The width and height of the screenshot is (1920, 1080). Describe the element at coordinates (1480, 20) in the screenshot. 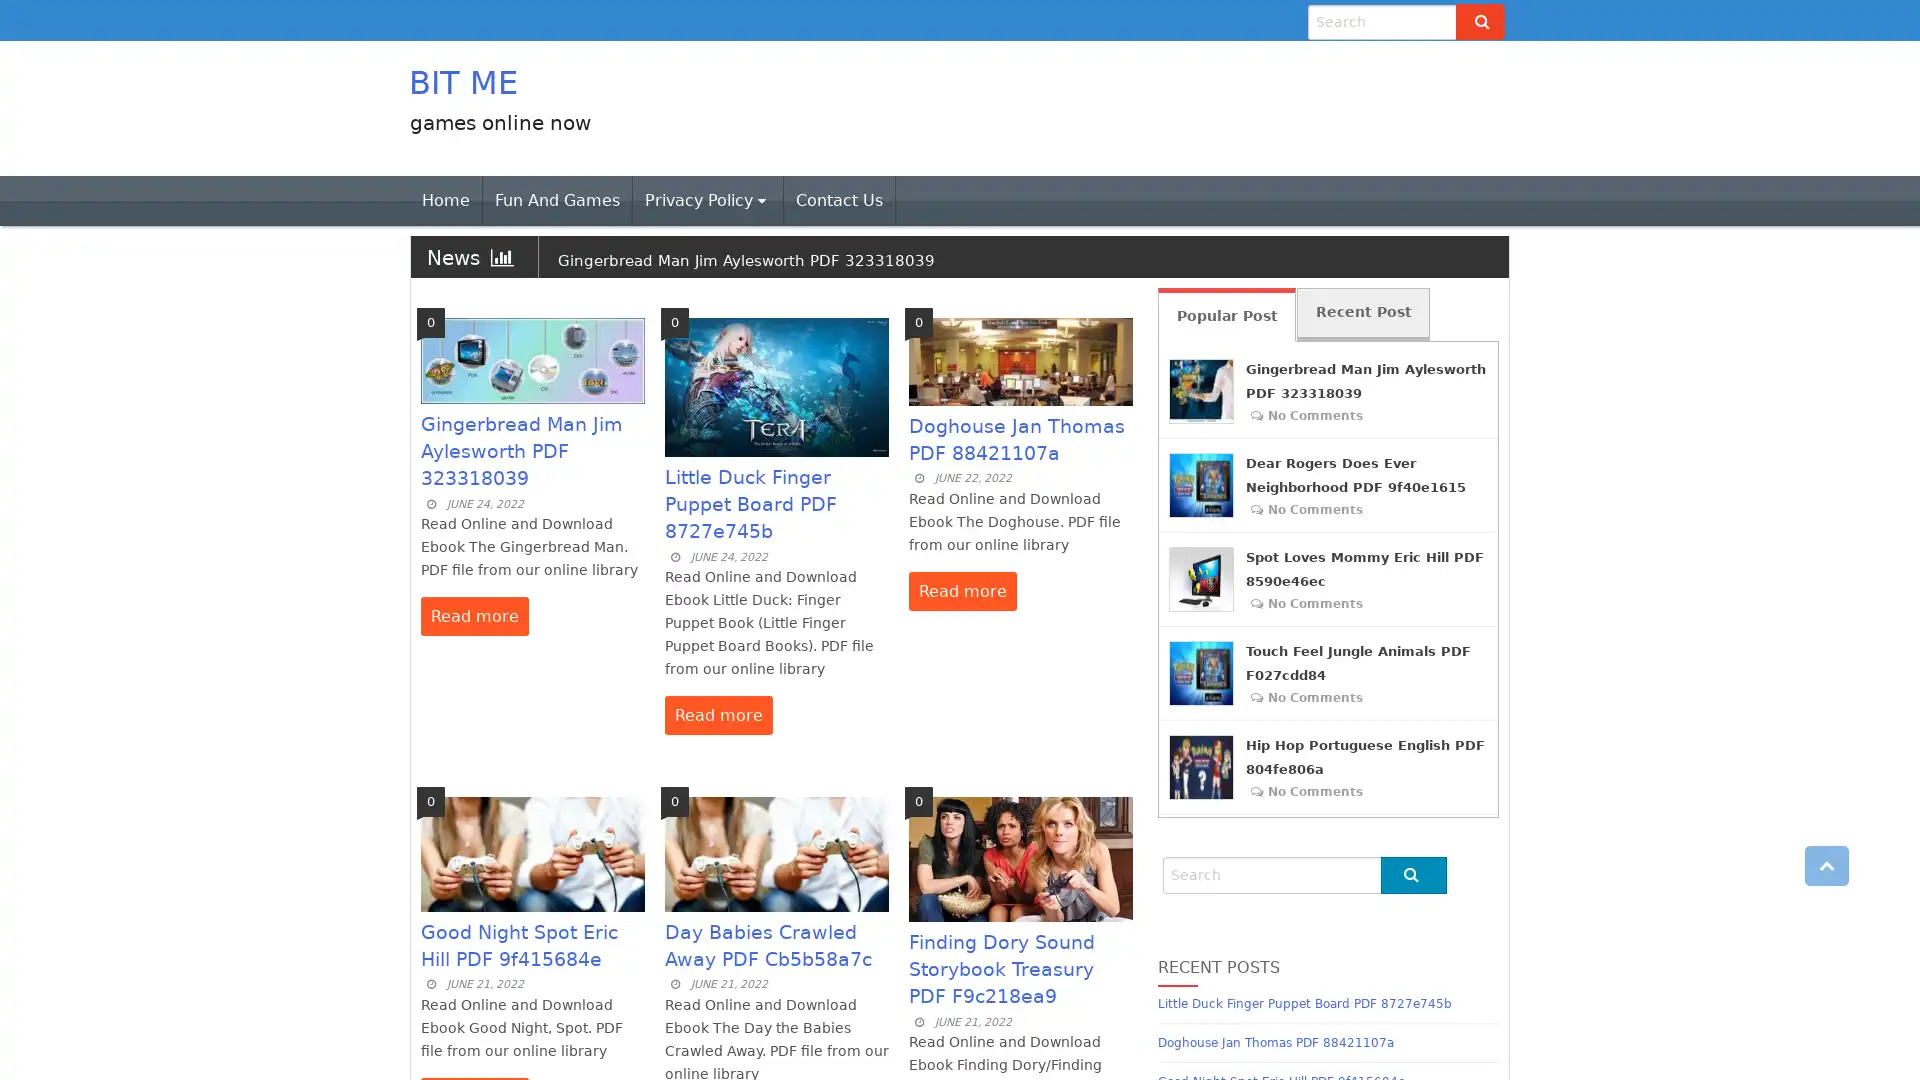

I see `Go` at that location.